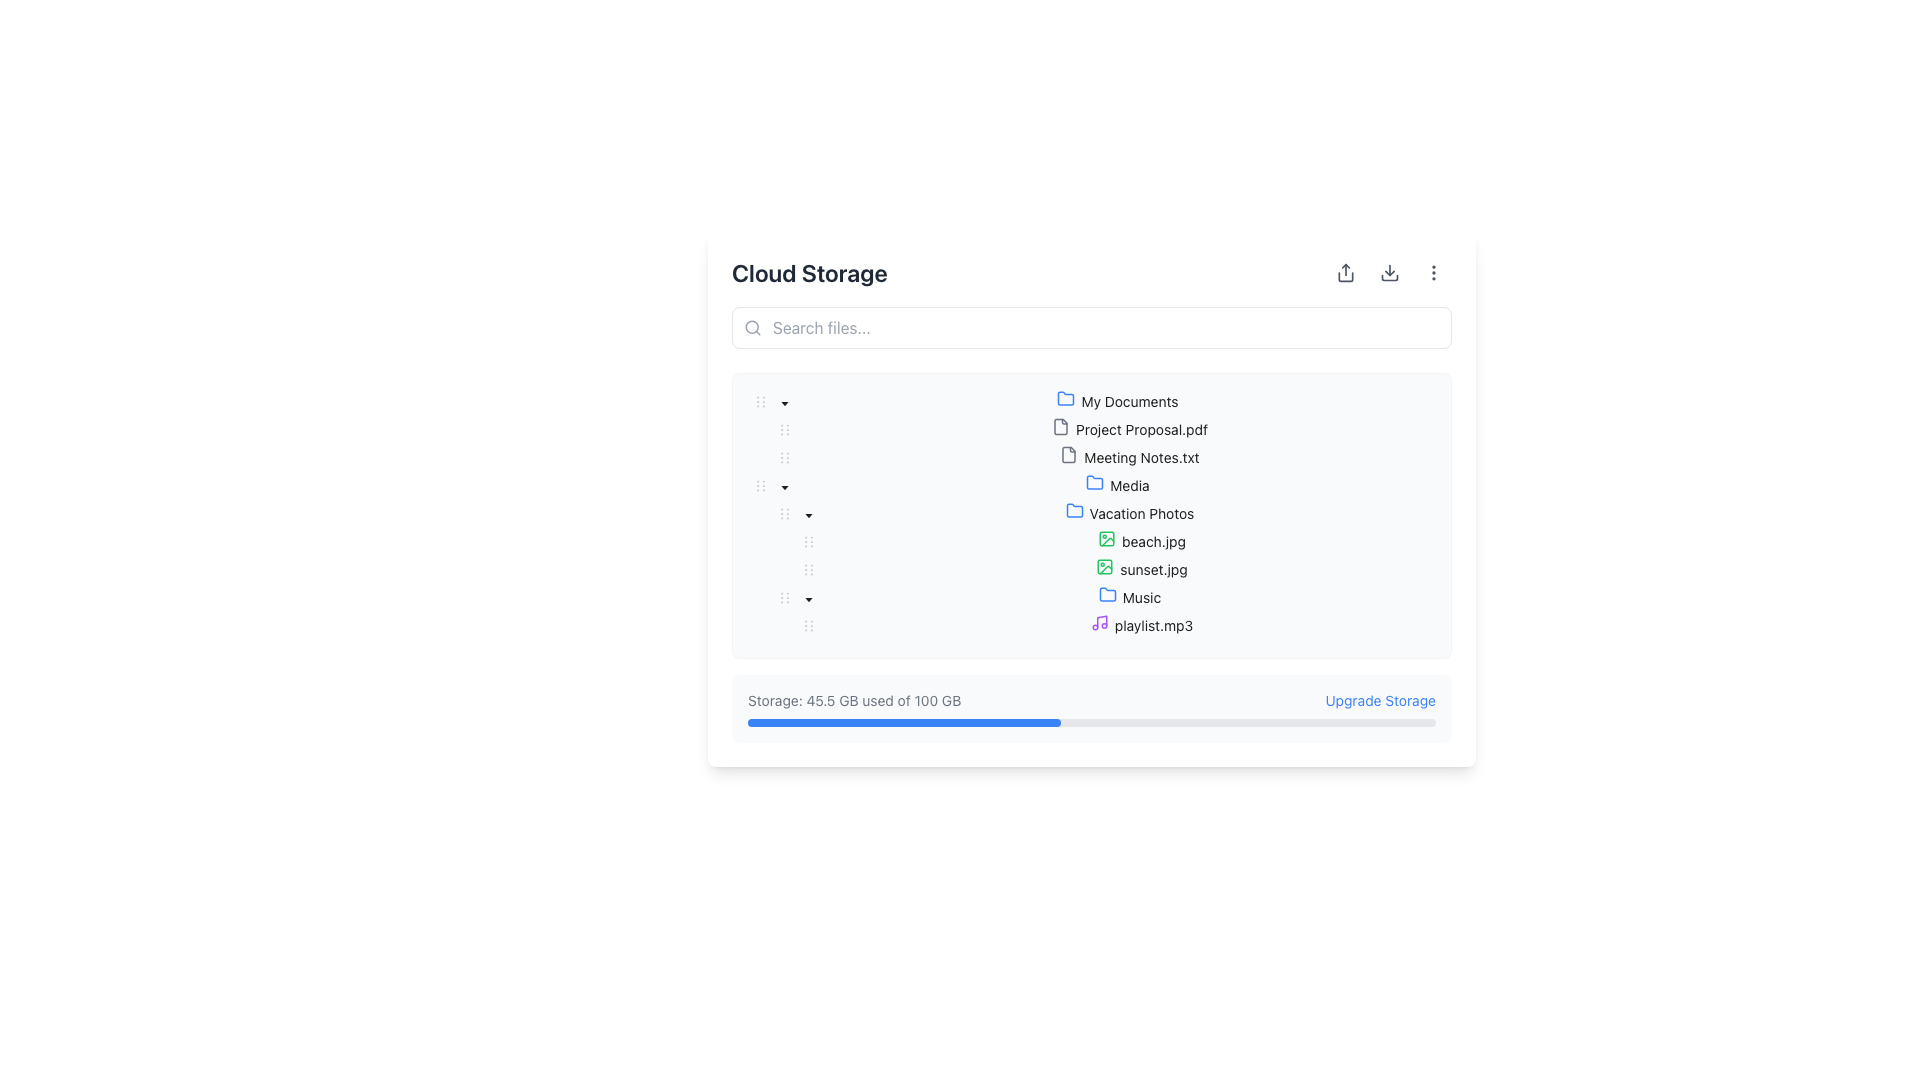 The height and width of the screenshot is (1080, 1920). What do you see at coordinates (1090, 401) in the screenshot?
I see `the 'My Documents' folder tree node` at bounding box center [1090, 401].